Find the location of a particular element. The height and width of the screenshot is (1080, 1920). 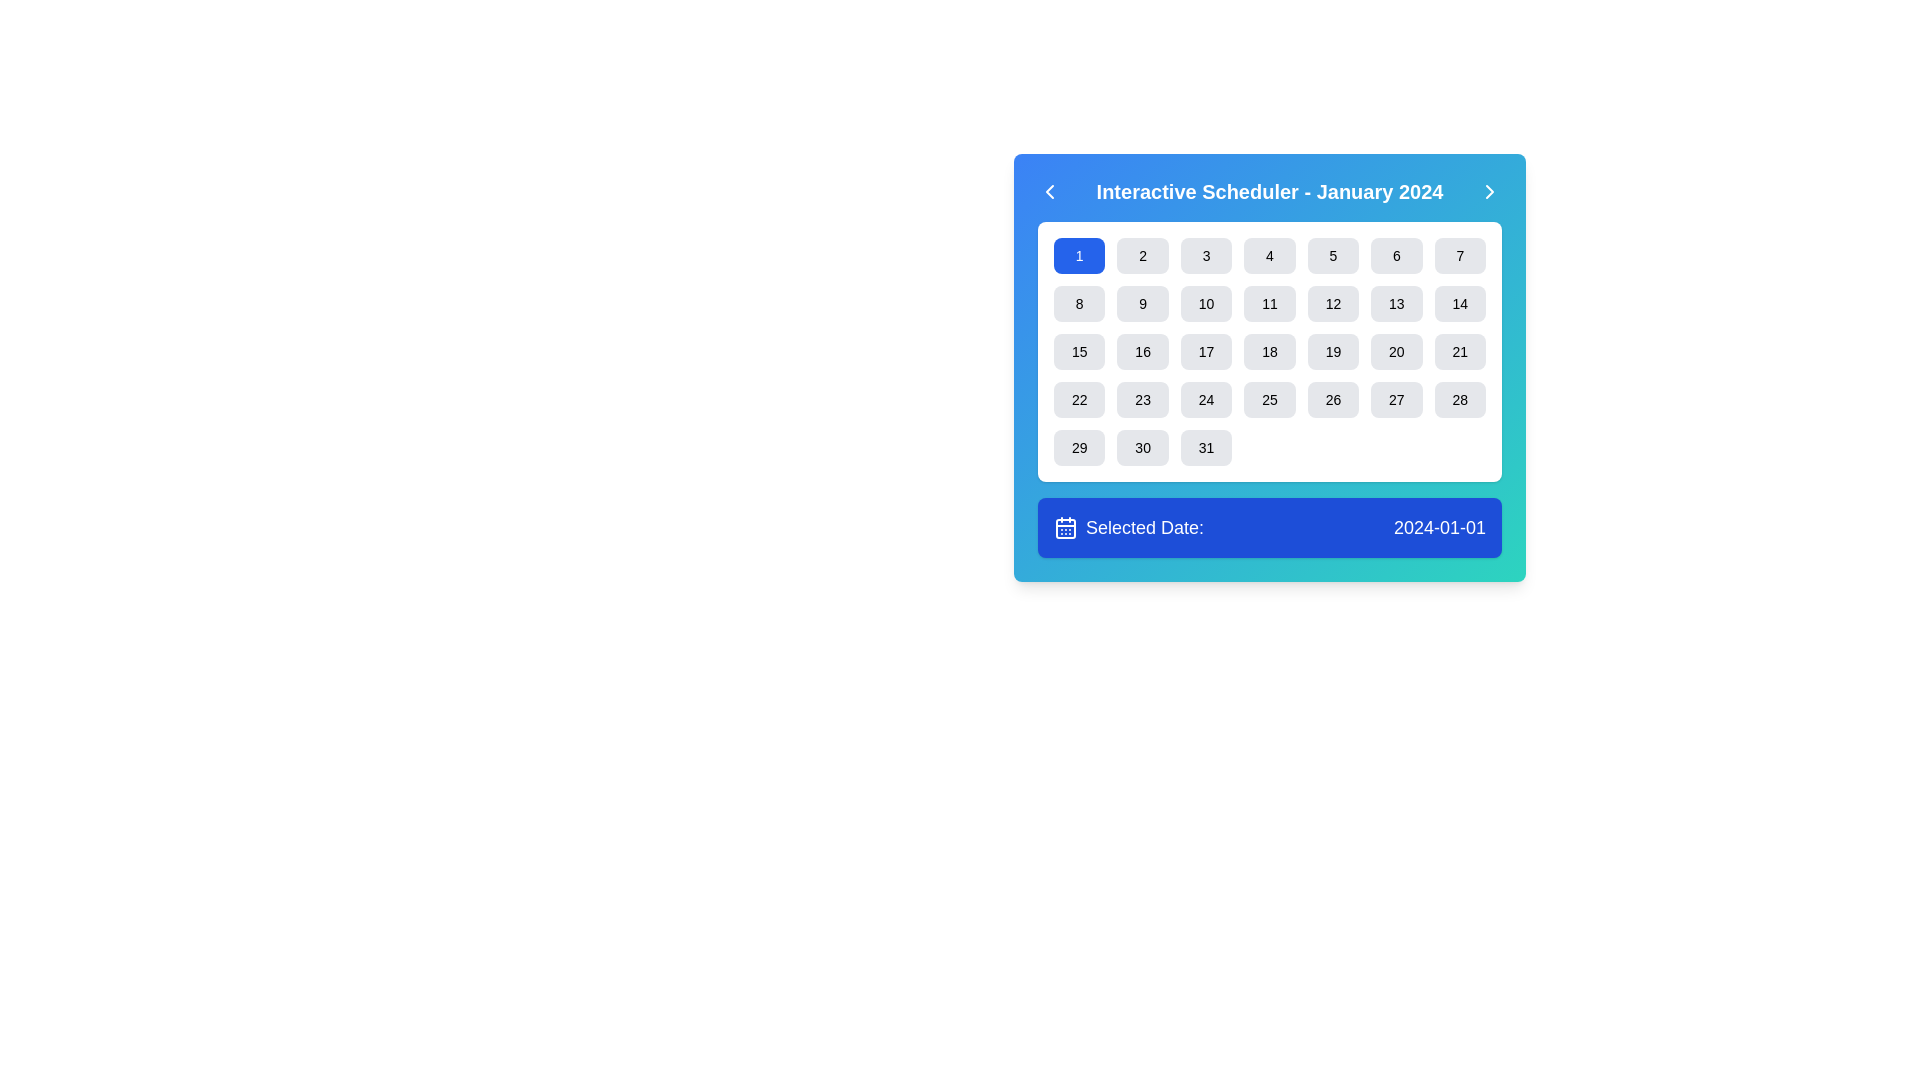

the button representing the date '5' in the calendar interface is located at coordinates (1333, 254).